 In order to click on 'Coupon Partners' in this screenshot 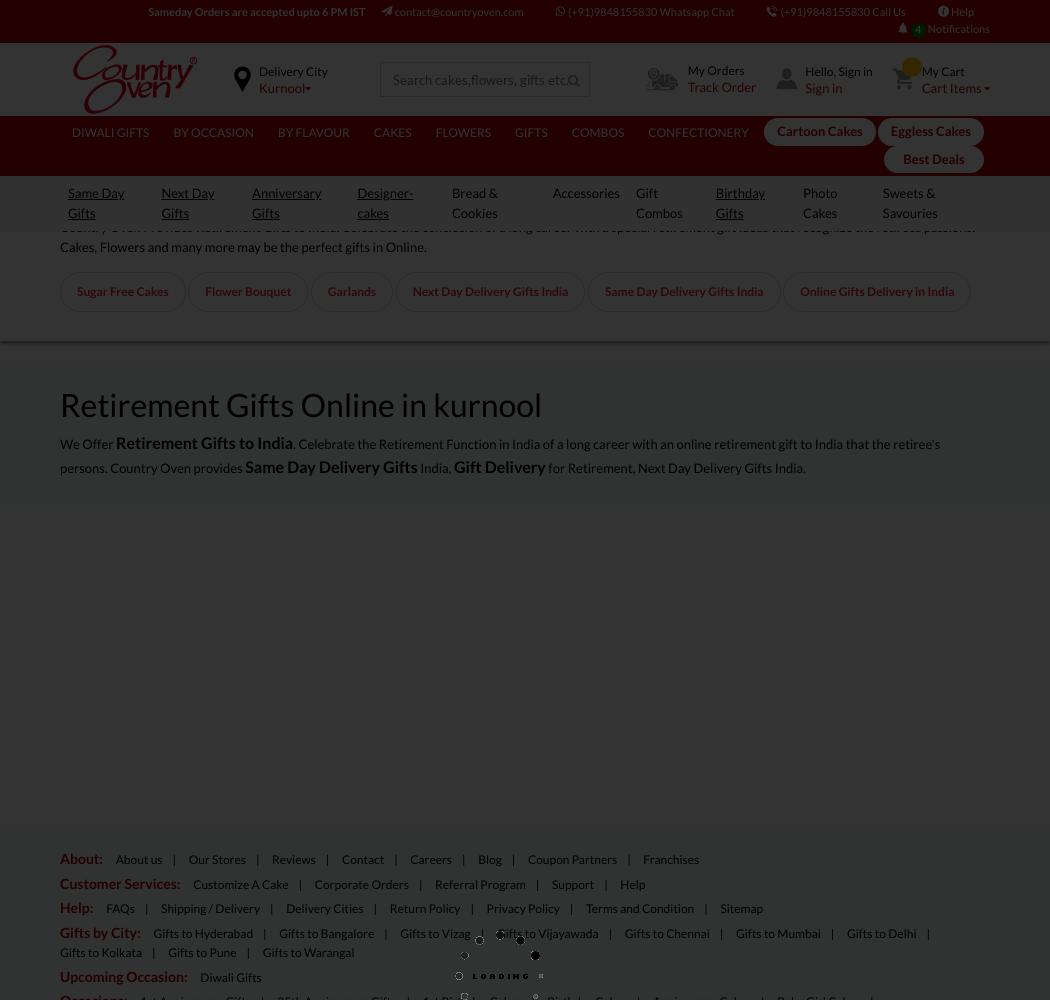, I will do `click(571, 858)`.